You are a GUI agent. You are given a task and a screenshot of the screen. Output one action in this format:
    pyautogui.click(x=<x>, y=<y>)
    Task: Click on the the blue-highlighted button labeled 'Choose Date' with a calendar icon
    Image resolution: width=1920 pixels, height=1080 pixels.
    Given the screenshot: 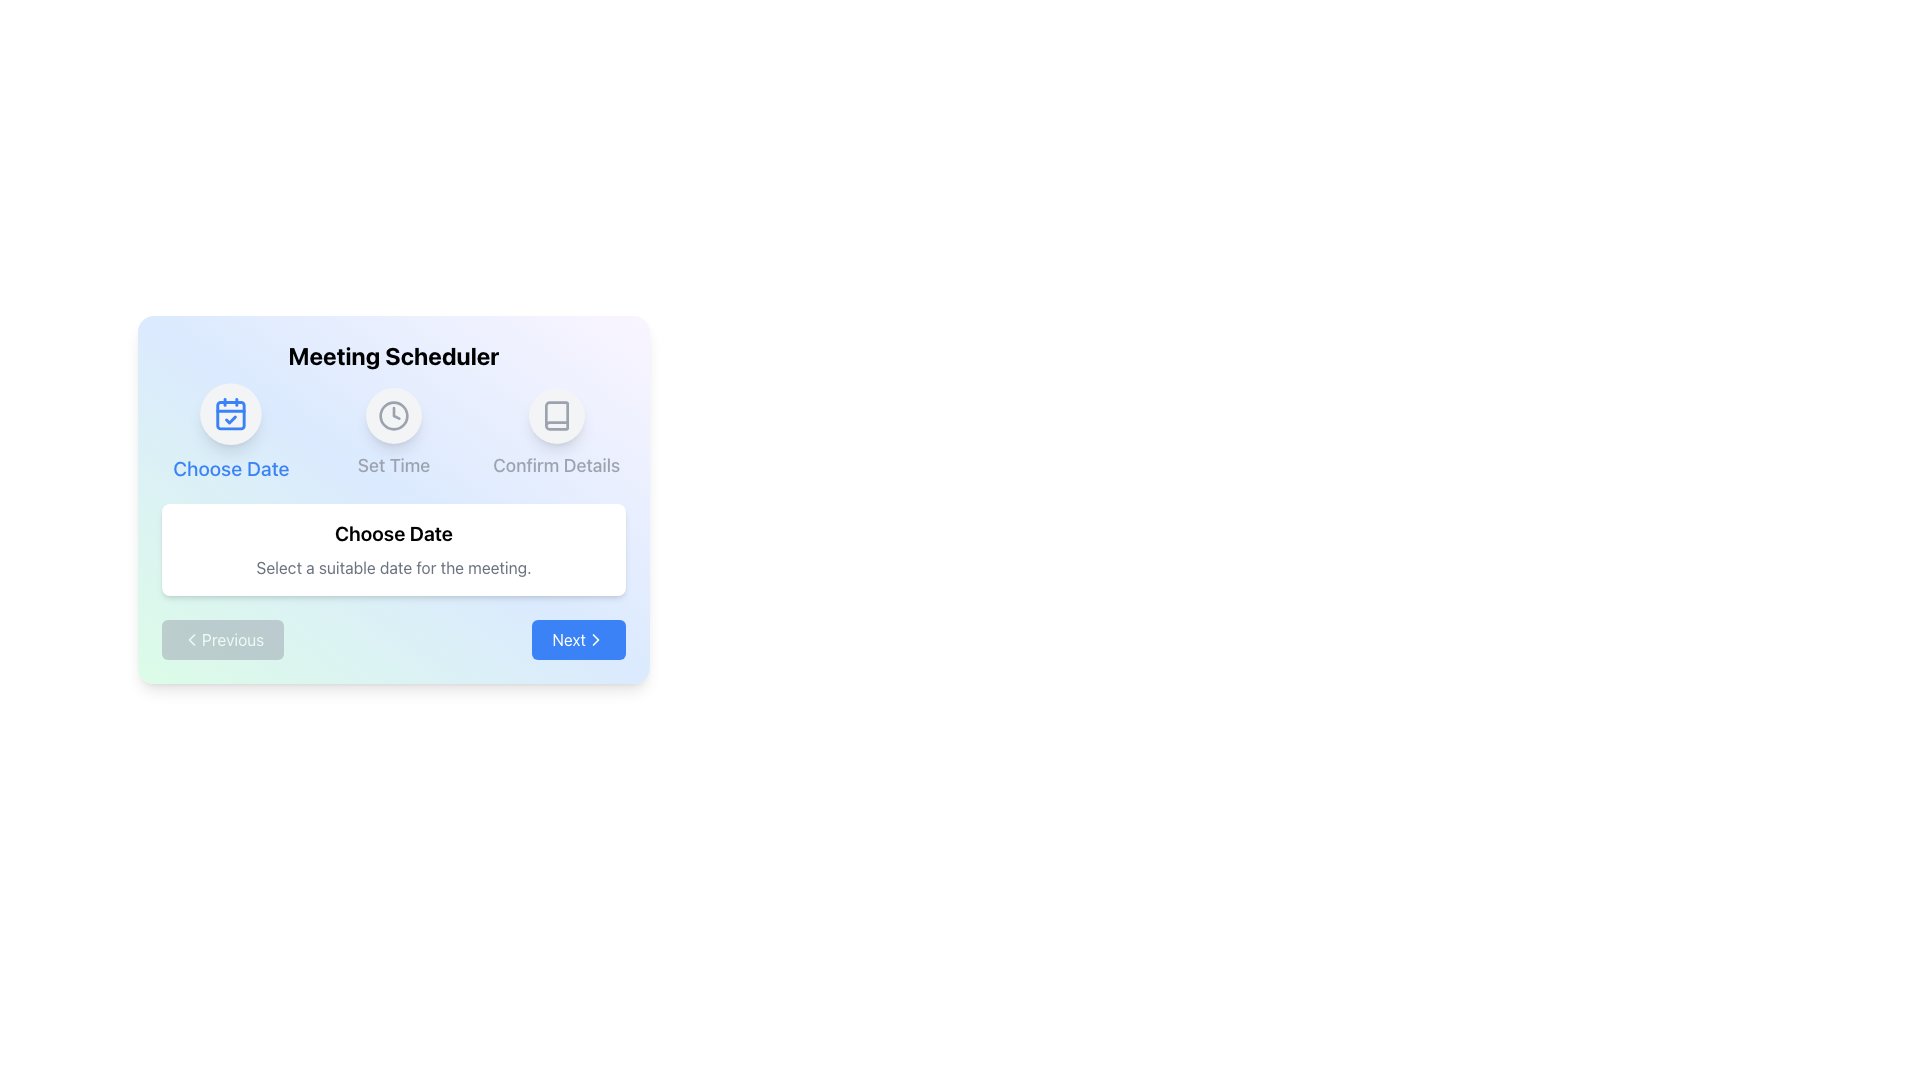 What is the action you would take?
    pyautogui.click(x=231, y=433)
    